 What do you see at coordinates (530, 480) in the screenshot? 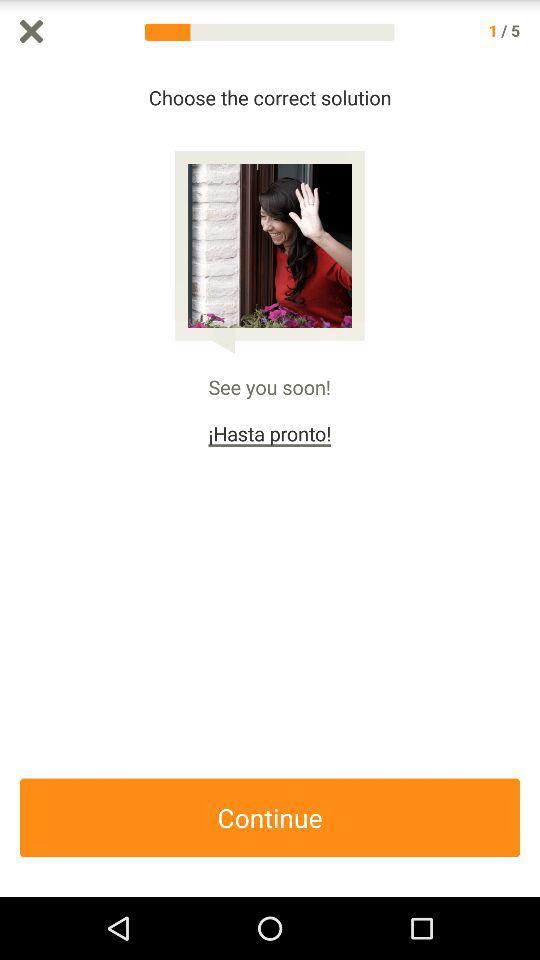
I see `scroll up or down` at bounding box center [530, 480].